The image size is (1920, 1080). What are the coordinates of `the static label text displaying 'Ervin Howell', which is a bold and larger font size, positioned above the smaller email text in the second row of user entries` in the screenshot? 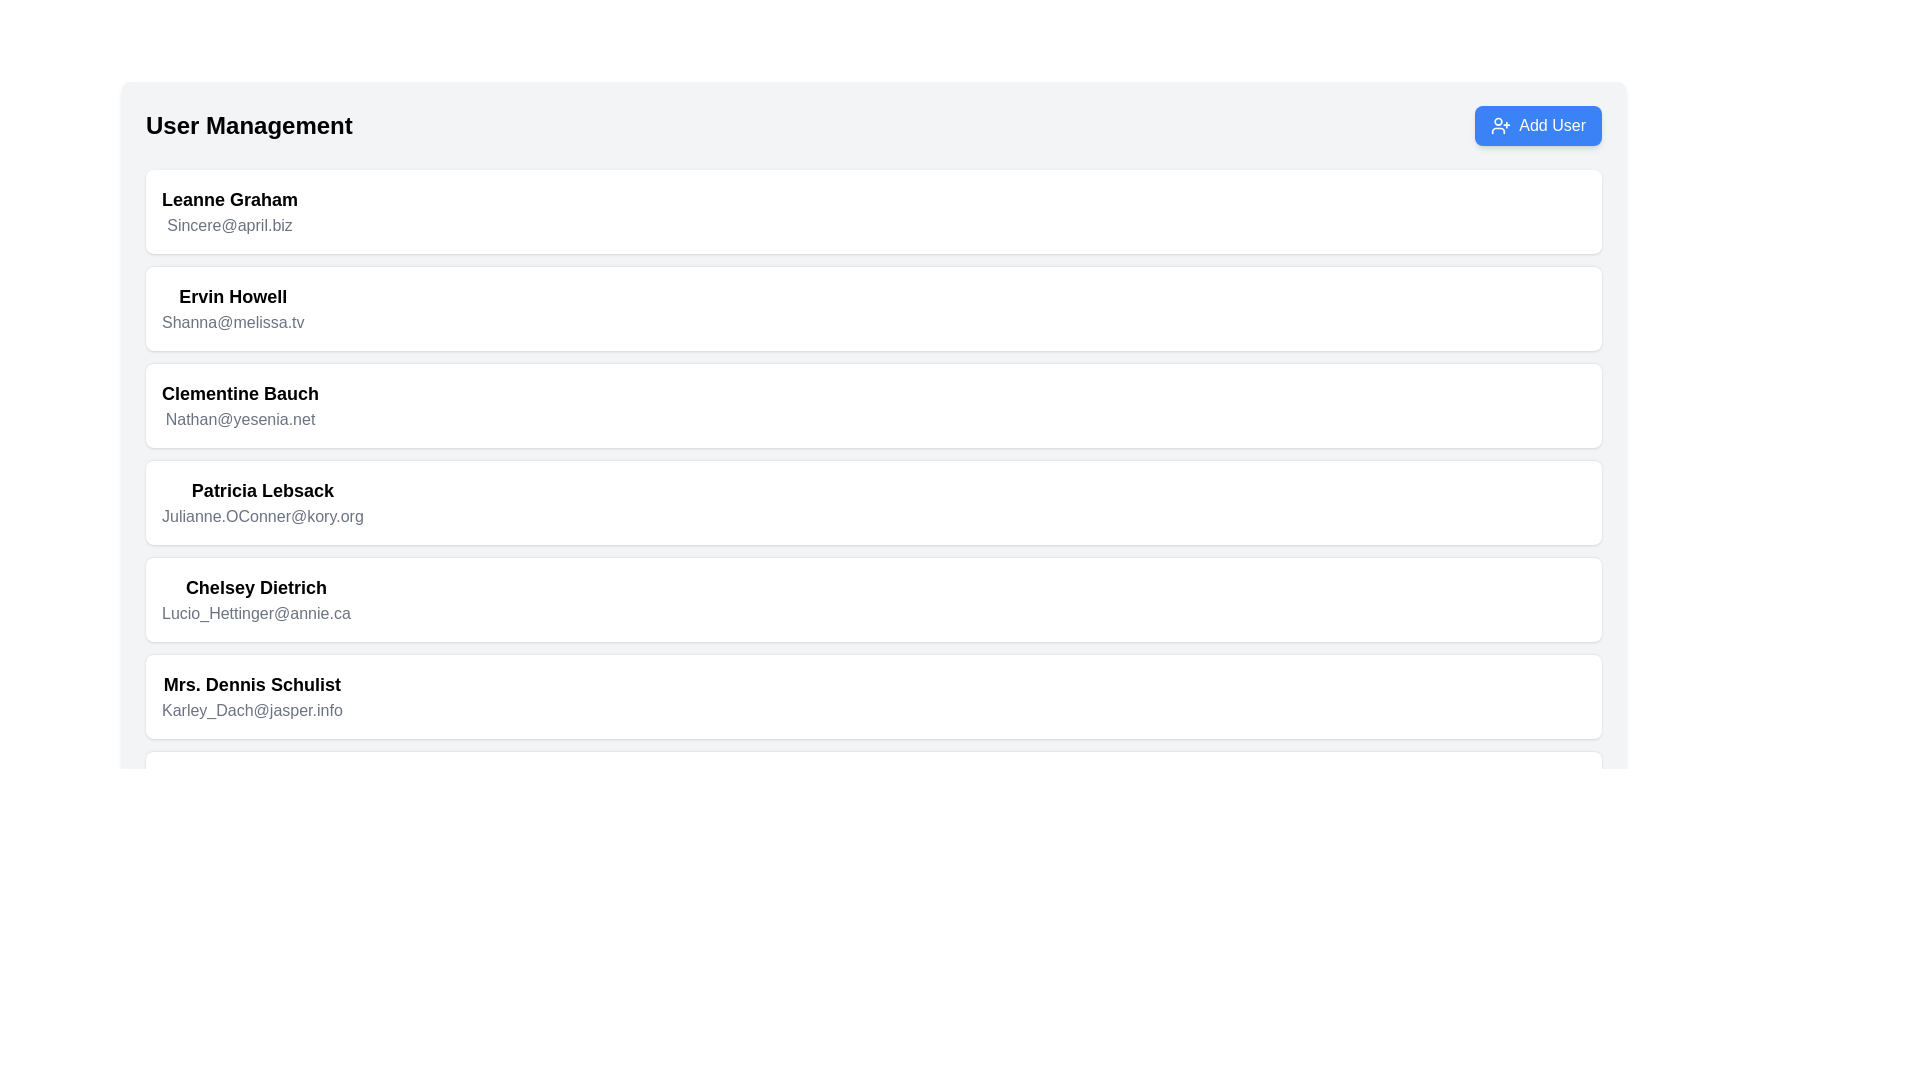 It's located at (233, 297).